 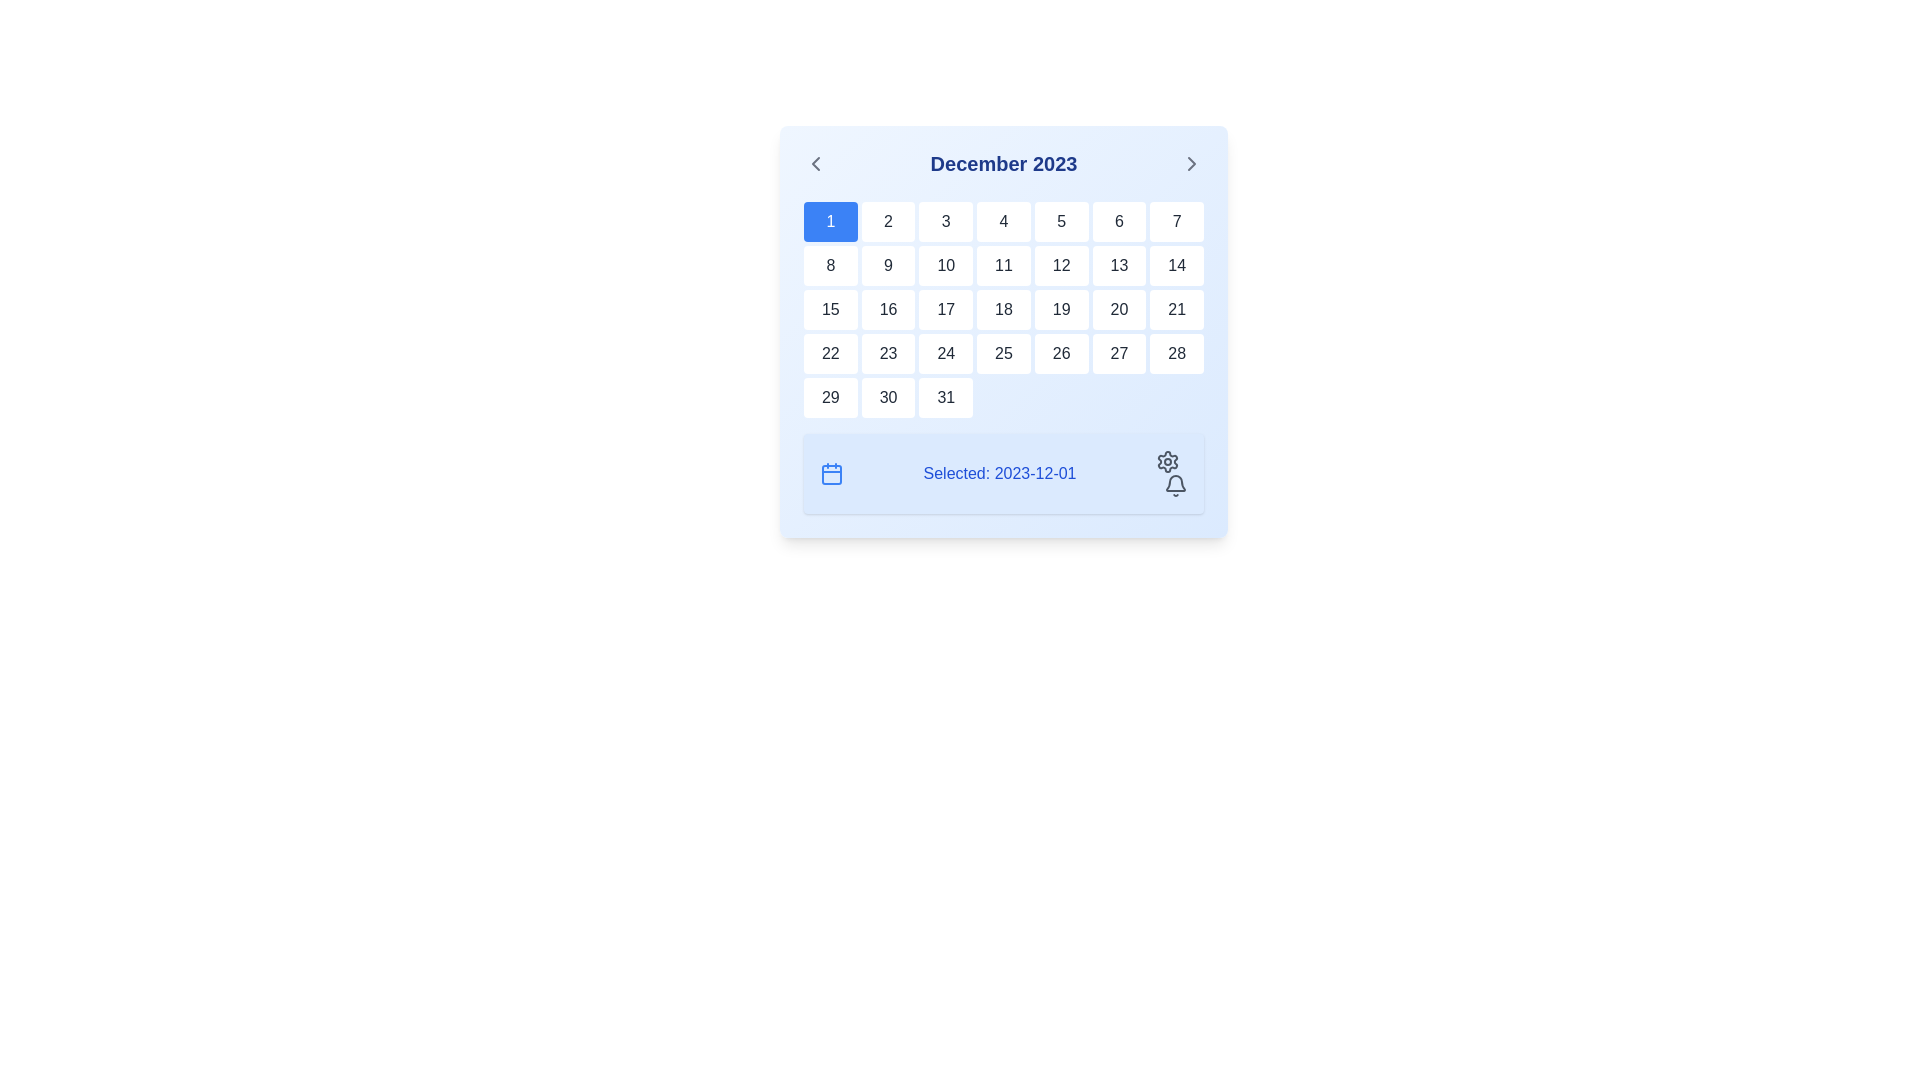 What do you see at coordinates (830, 222) in the screenshot?
I see `the date cell representing '1' in the December 2023 calendar, located at the top left corner of the grid` at bounding box center [830, 222].